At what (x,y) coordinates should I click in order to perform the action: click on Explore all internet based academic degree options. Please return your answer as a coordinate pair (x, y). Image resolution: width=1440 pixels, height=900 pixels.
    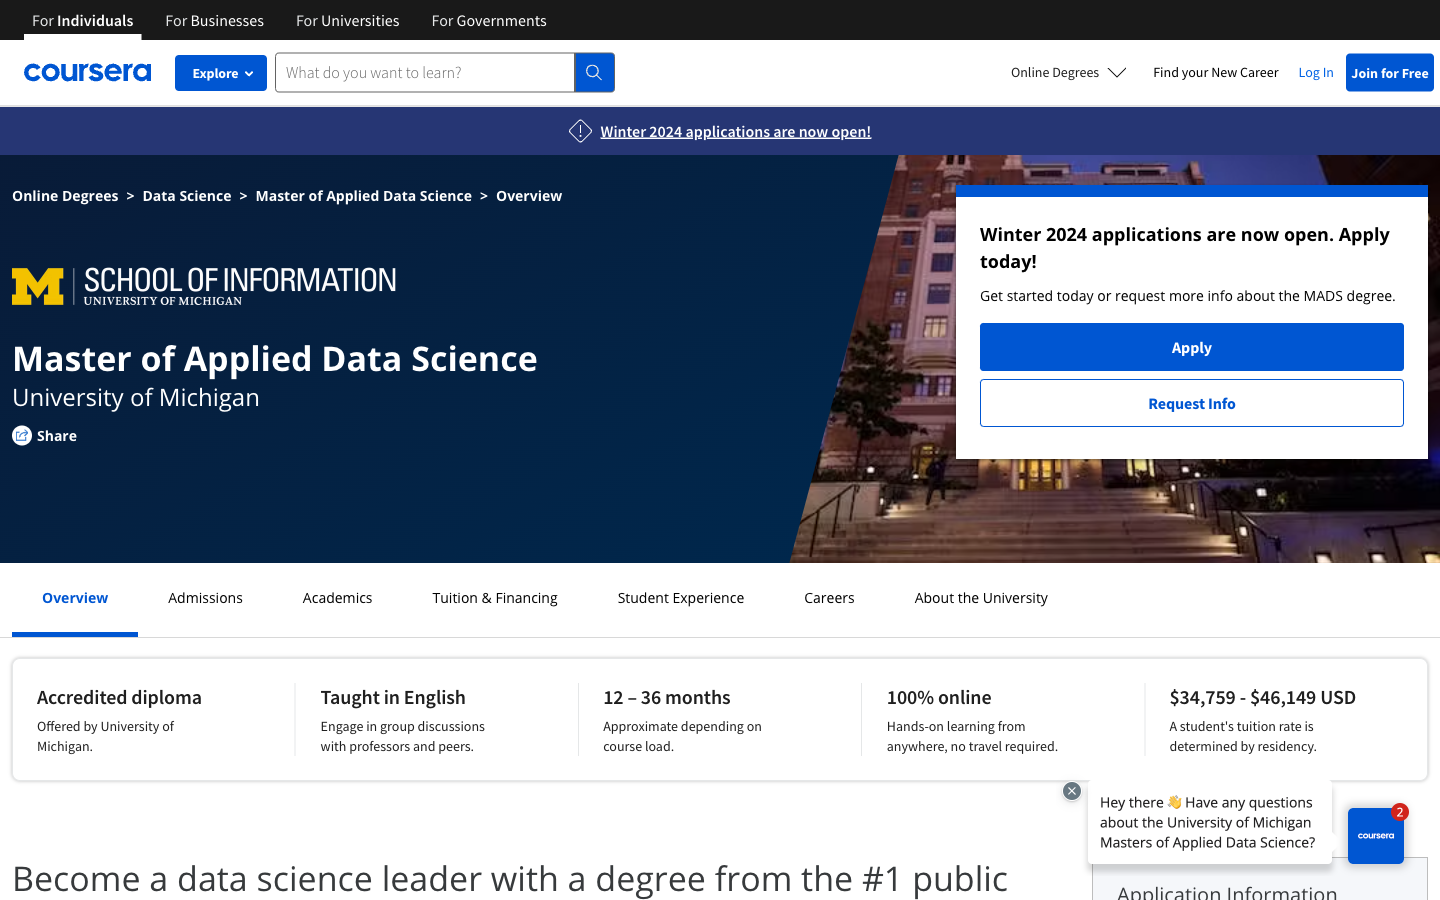
    Looking at the image, I should click on (1069, 71).